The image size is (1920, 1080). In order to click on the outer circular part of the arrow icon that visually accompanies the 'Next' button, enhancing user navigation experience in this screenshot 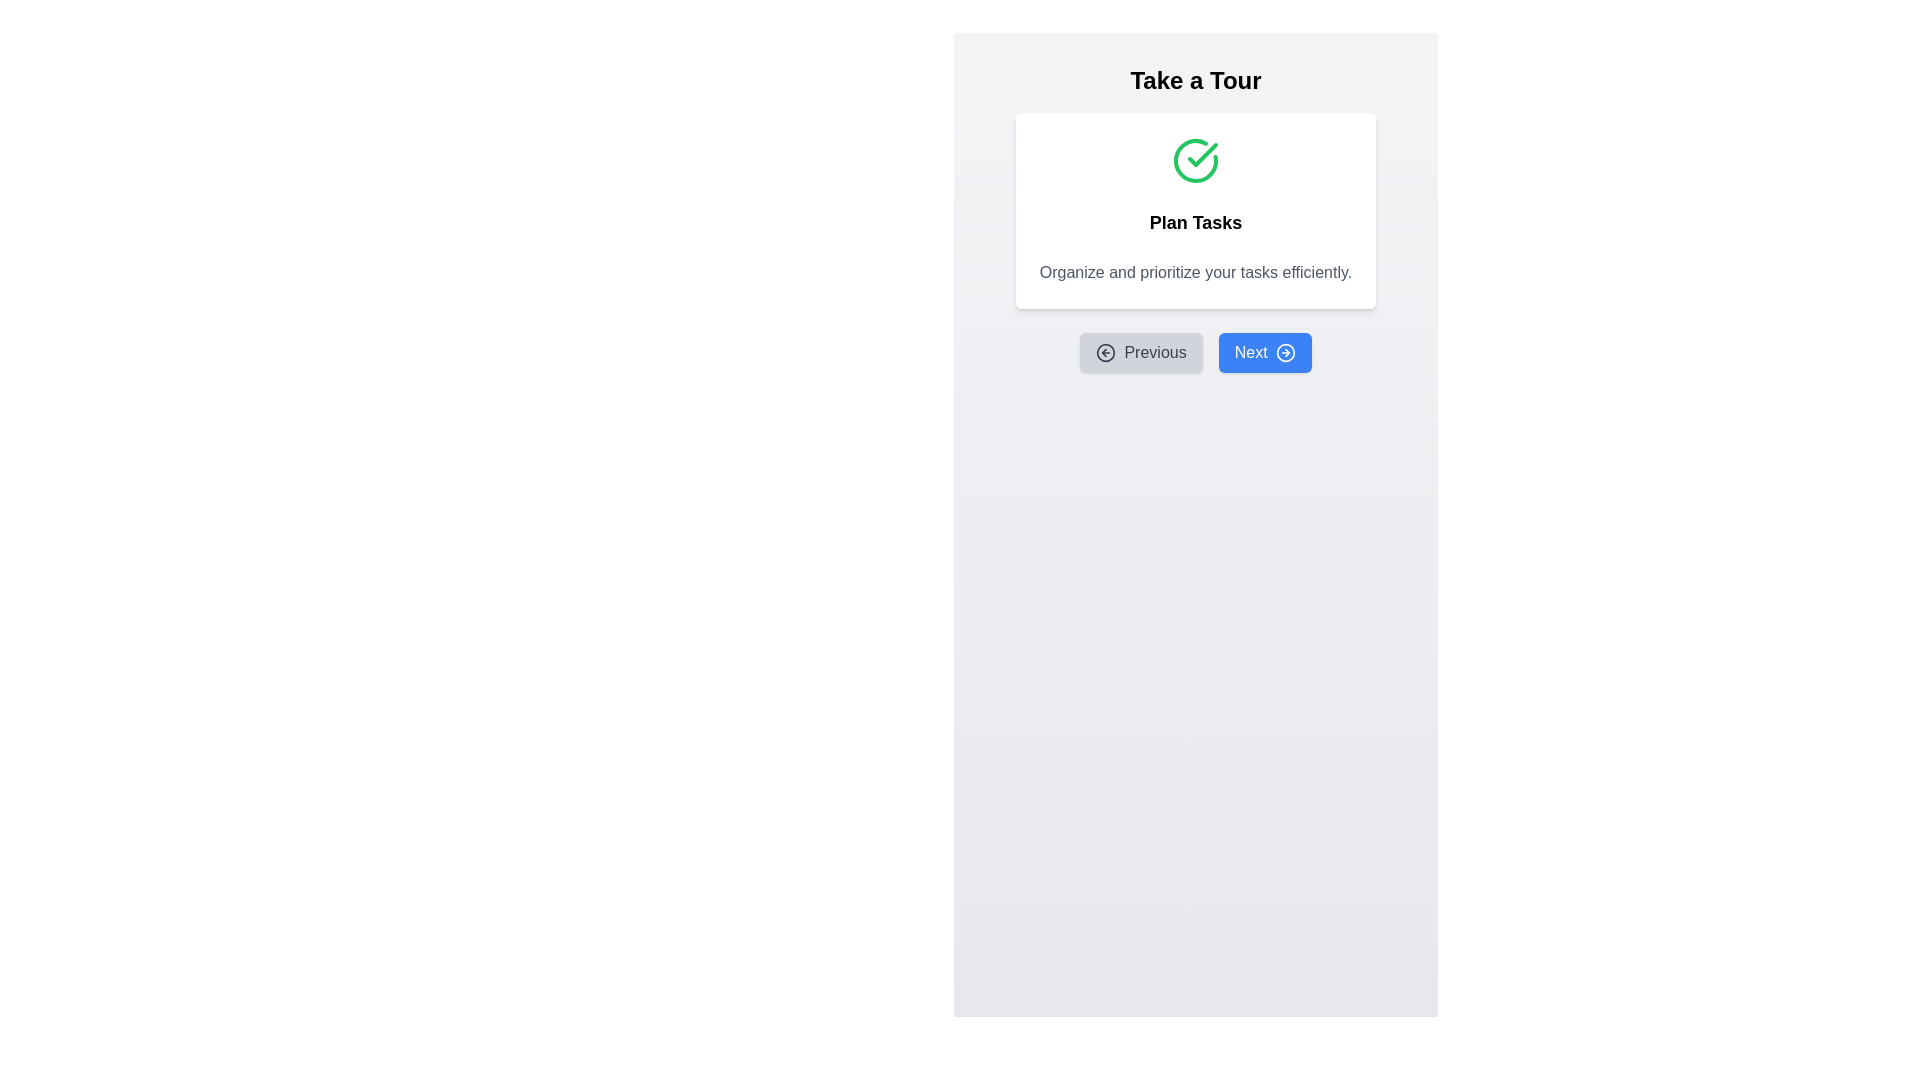, I will do `click(1285, 352)`.